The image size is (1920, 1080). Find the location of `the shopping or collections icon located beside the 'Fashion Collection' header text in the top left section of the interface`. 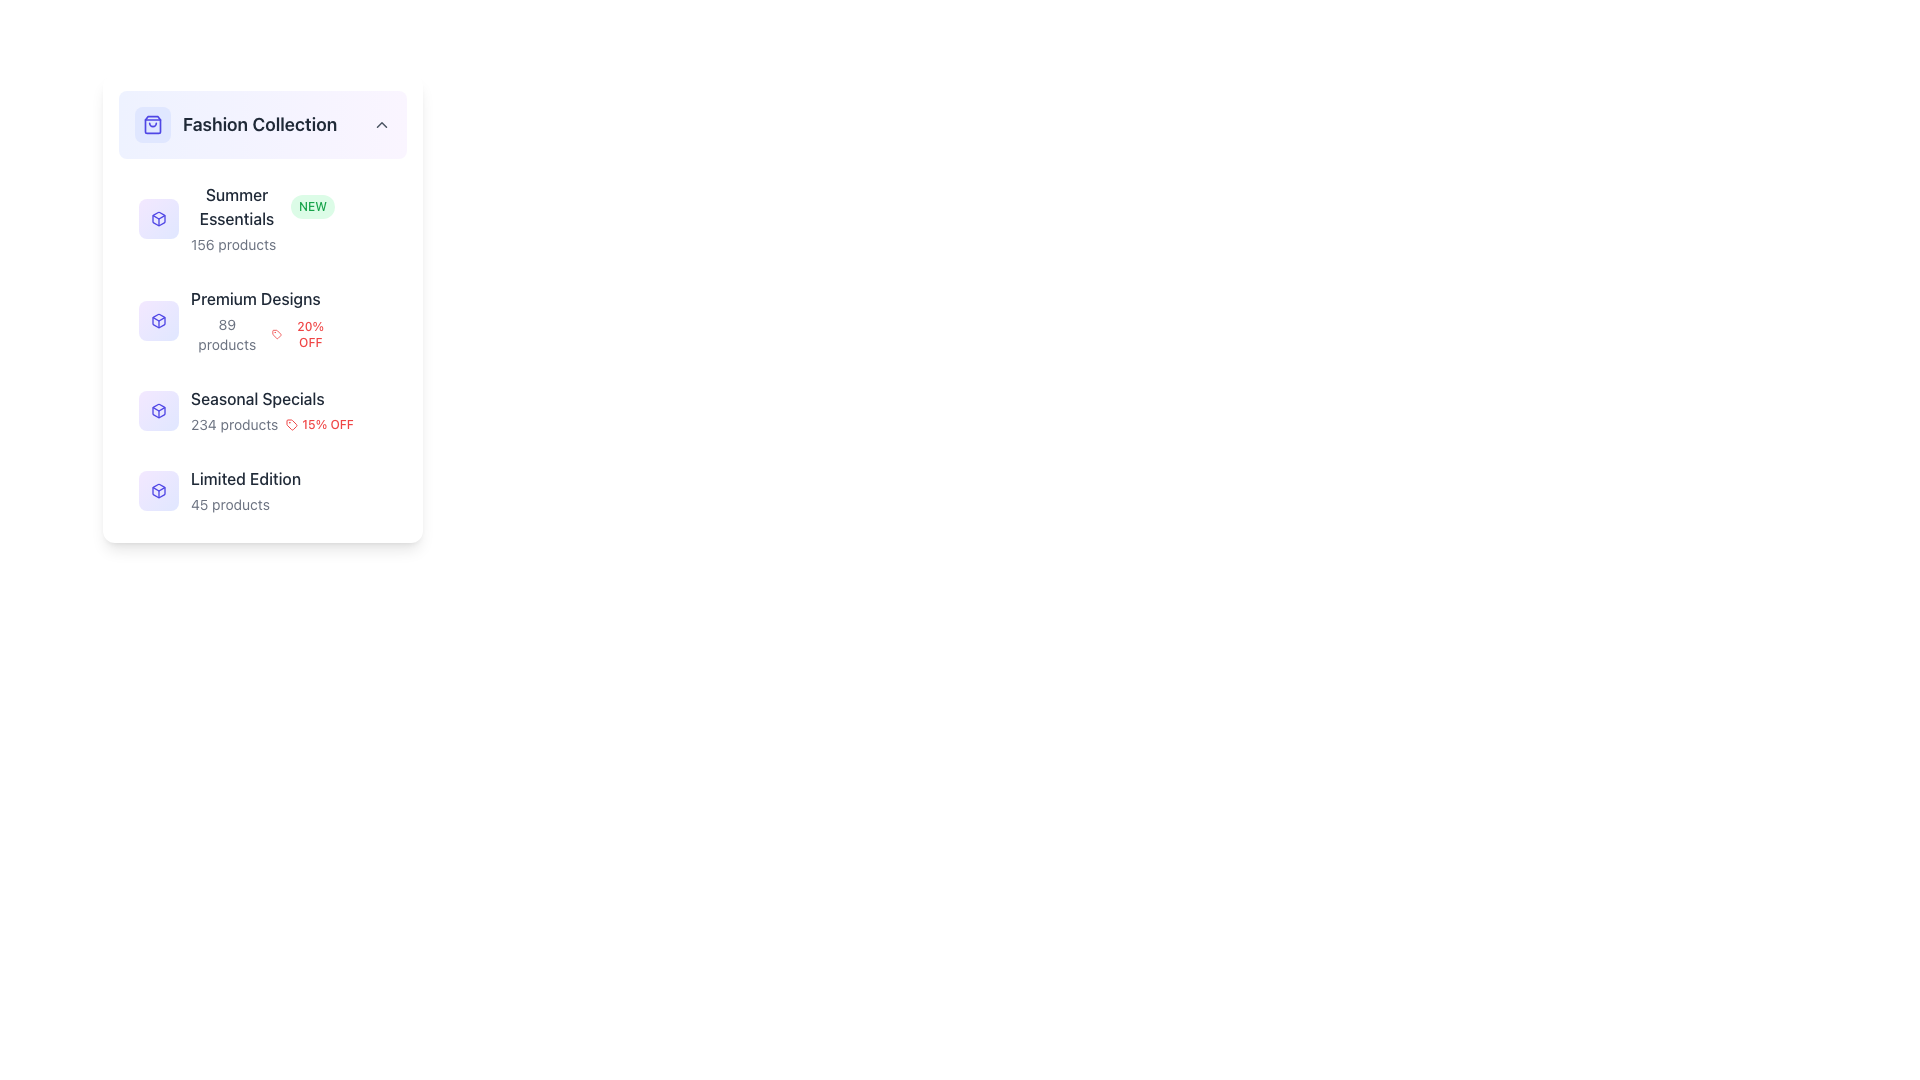

the shopping or collections icon located beside the 'Fashion Collection' header text in the top left section of the interface is located at coordinates (152, 123).